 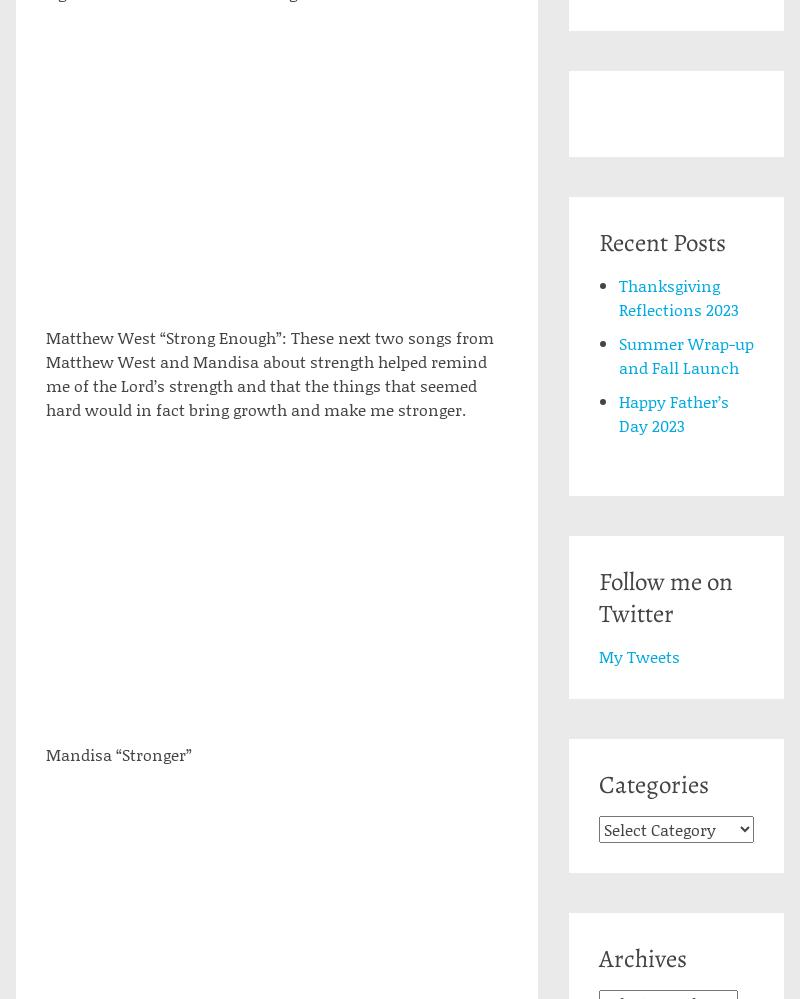 I want to click on 'Matthew West “Strong Enough”: These next two songs from Matthew West and Mandisa about strength helped remind me of the Lord’s strength and that the things that seemed hard would in fact bring growth and make me stronger.', so click(x=45, y=373).